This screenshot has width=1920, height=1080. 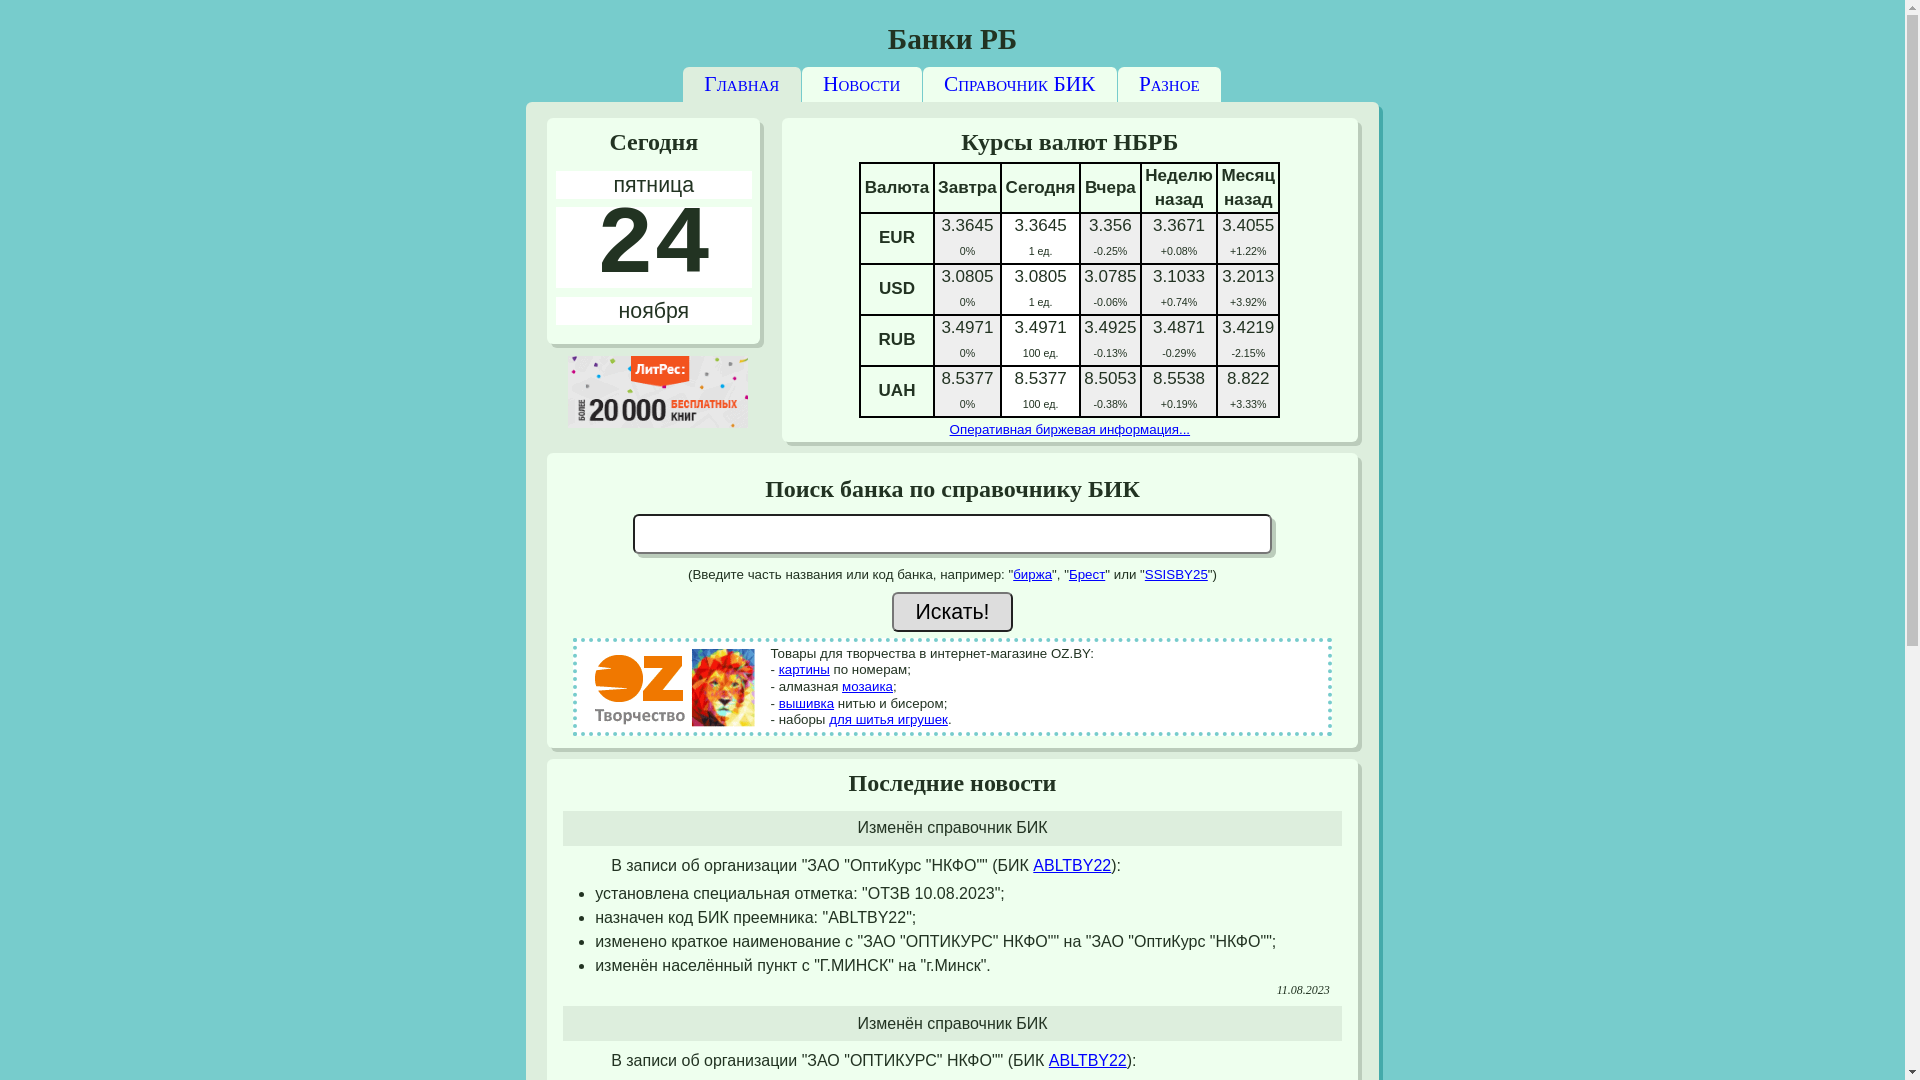 What do you see at coordinates (1176, 574) in the screenshot?
I see `'SSISBY25'` at bounding box center [1176, 574].